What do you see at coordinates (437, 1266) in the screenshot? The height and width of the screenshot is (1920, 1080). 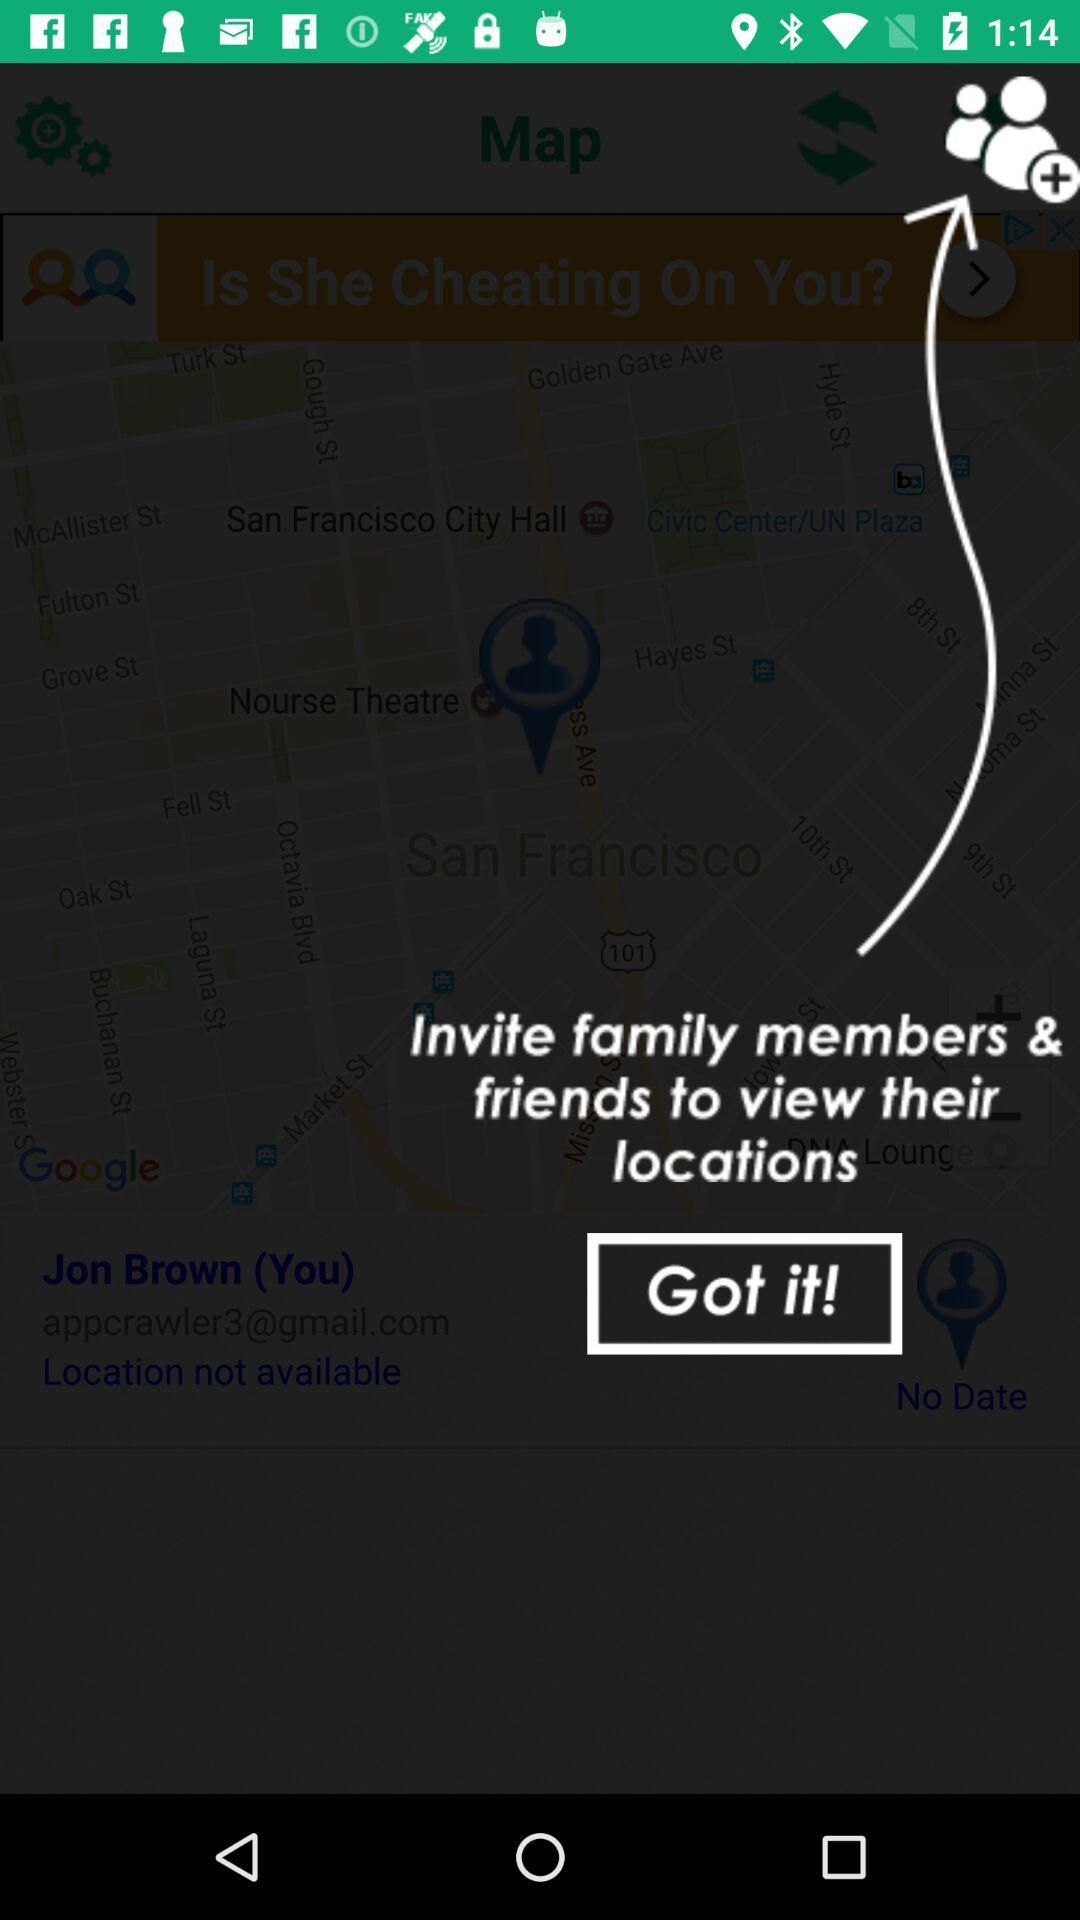 I see `the jon brown (you)` at bounding box center [437, 1266].